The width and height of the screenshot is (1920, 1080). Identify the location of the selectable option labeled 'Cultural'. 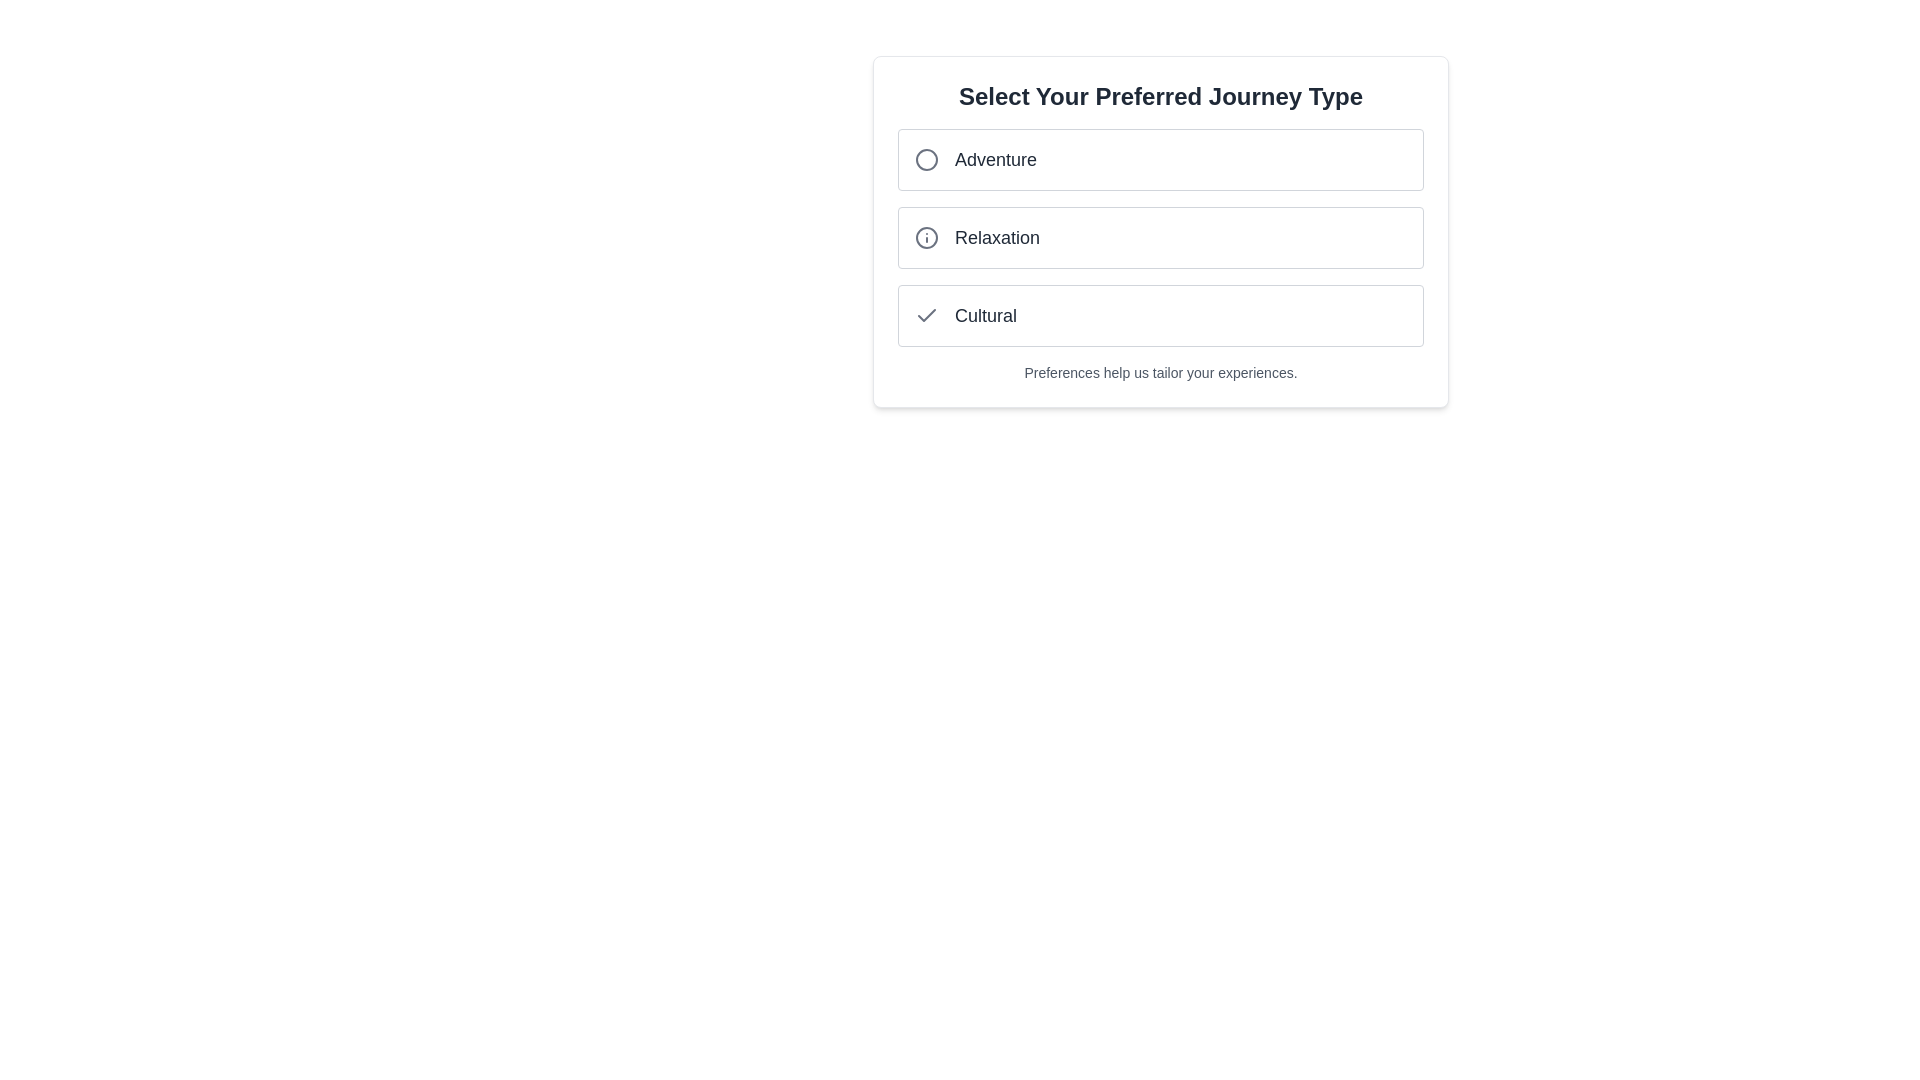
(1161, 315).